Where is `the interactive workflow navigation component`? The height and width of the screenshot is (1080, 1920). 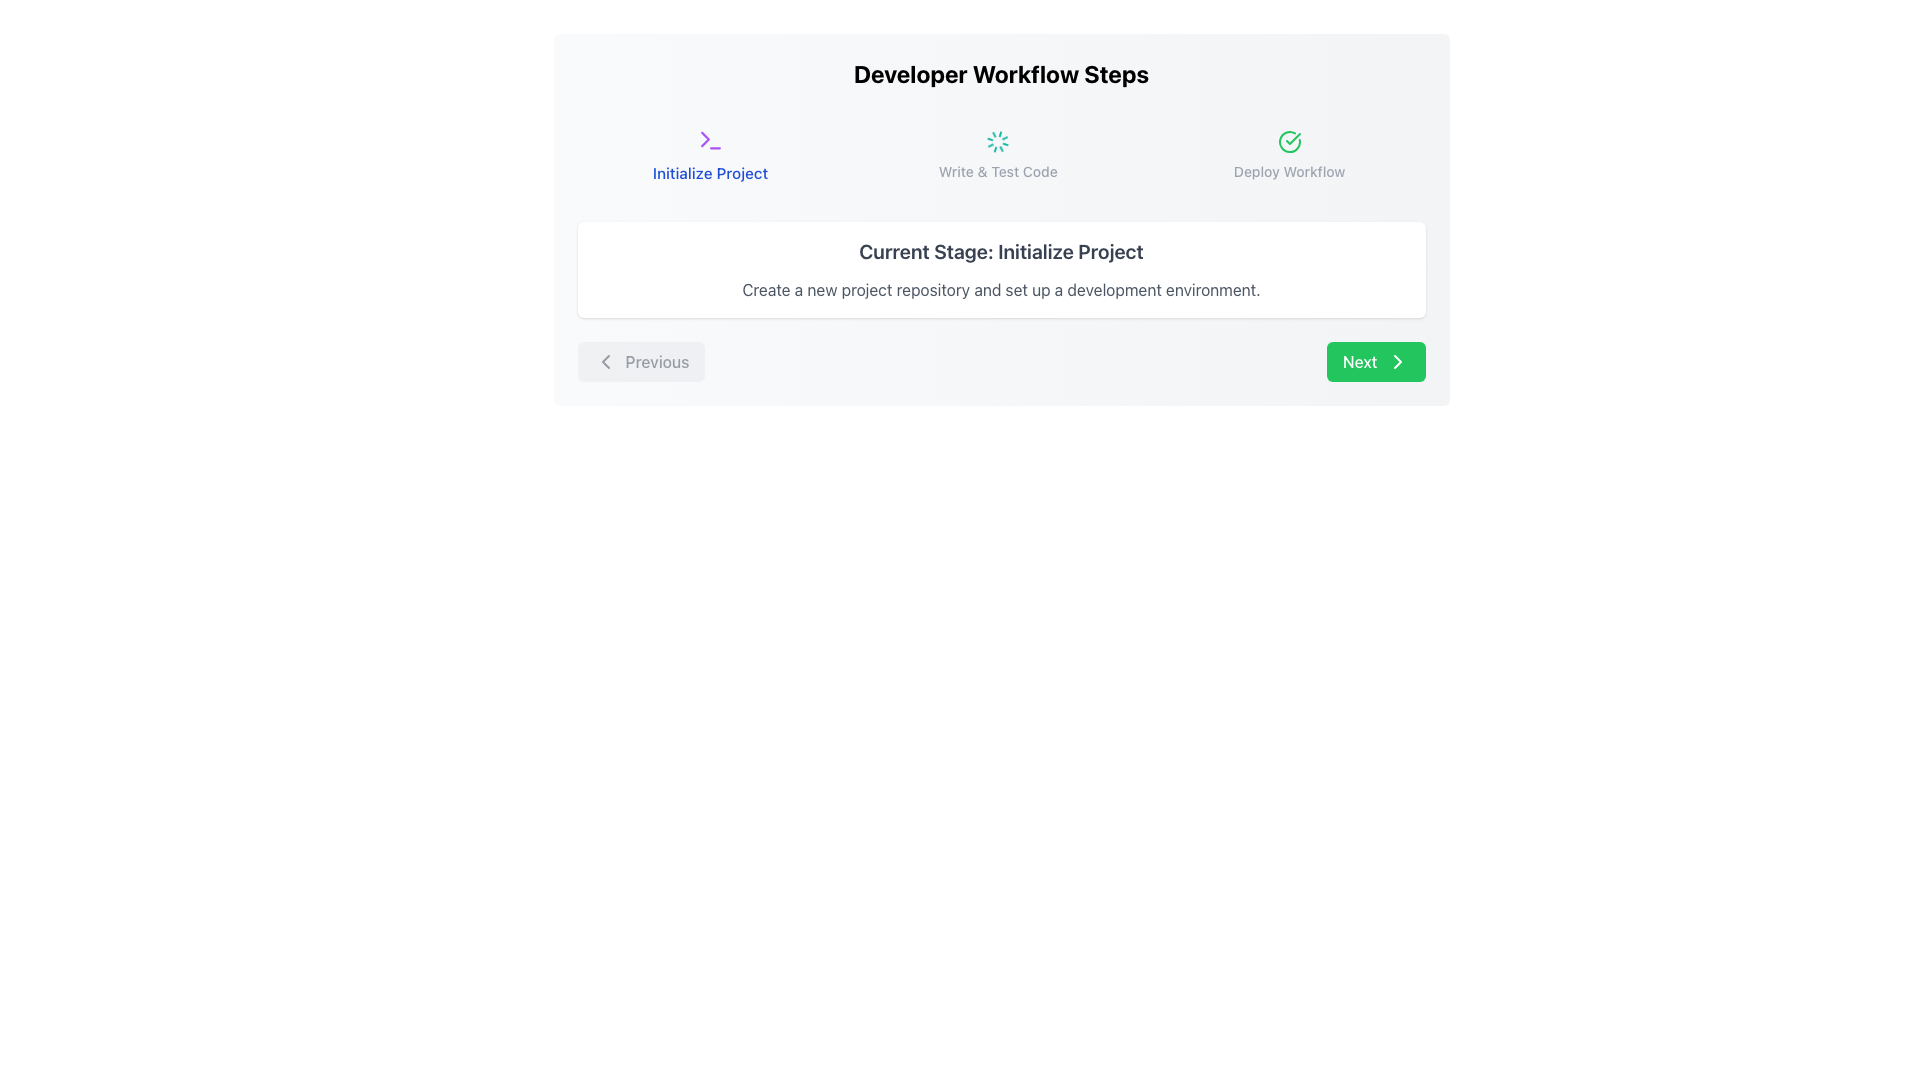 the interactive workflow navigation component is located at coordinates (1001, 219).